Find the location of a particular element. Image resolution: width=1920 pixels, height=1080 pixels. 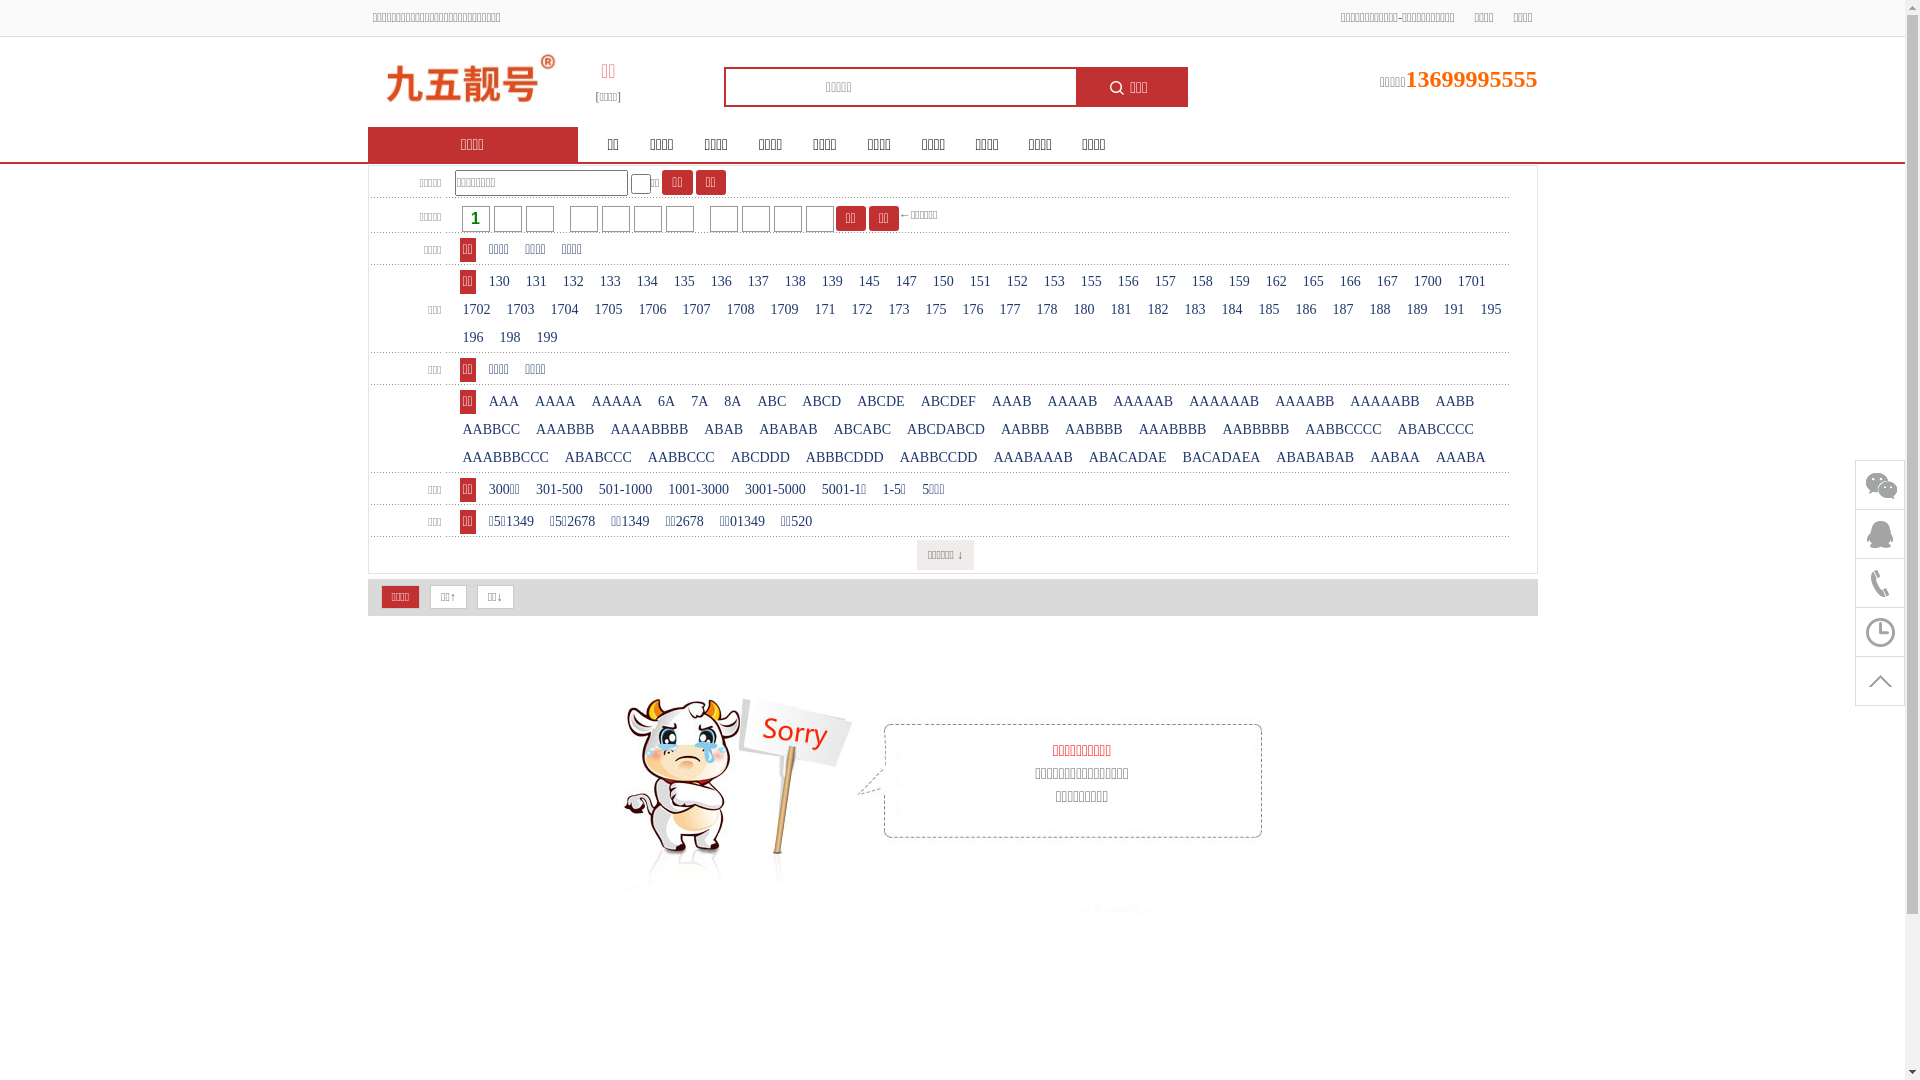

'AAABBBCCC' is located at coordinates (505, 458).